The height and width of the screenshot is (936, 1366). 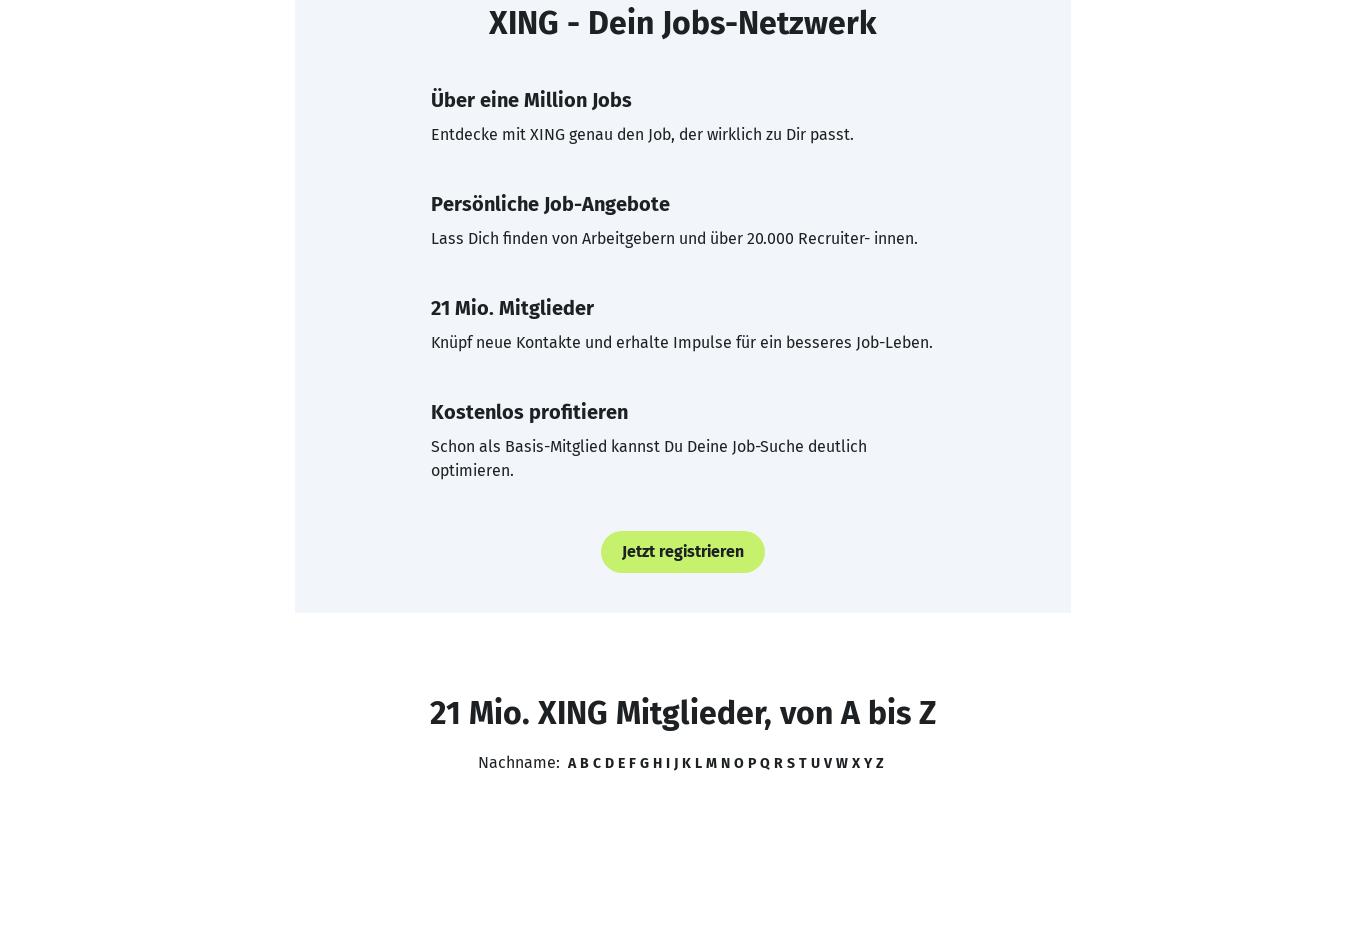 What do you see at coordinates (710, 762) in the screenshot?
I see `'M'` at bounding box center [710, 762].